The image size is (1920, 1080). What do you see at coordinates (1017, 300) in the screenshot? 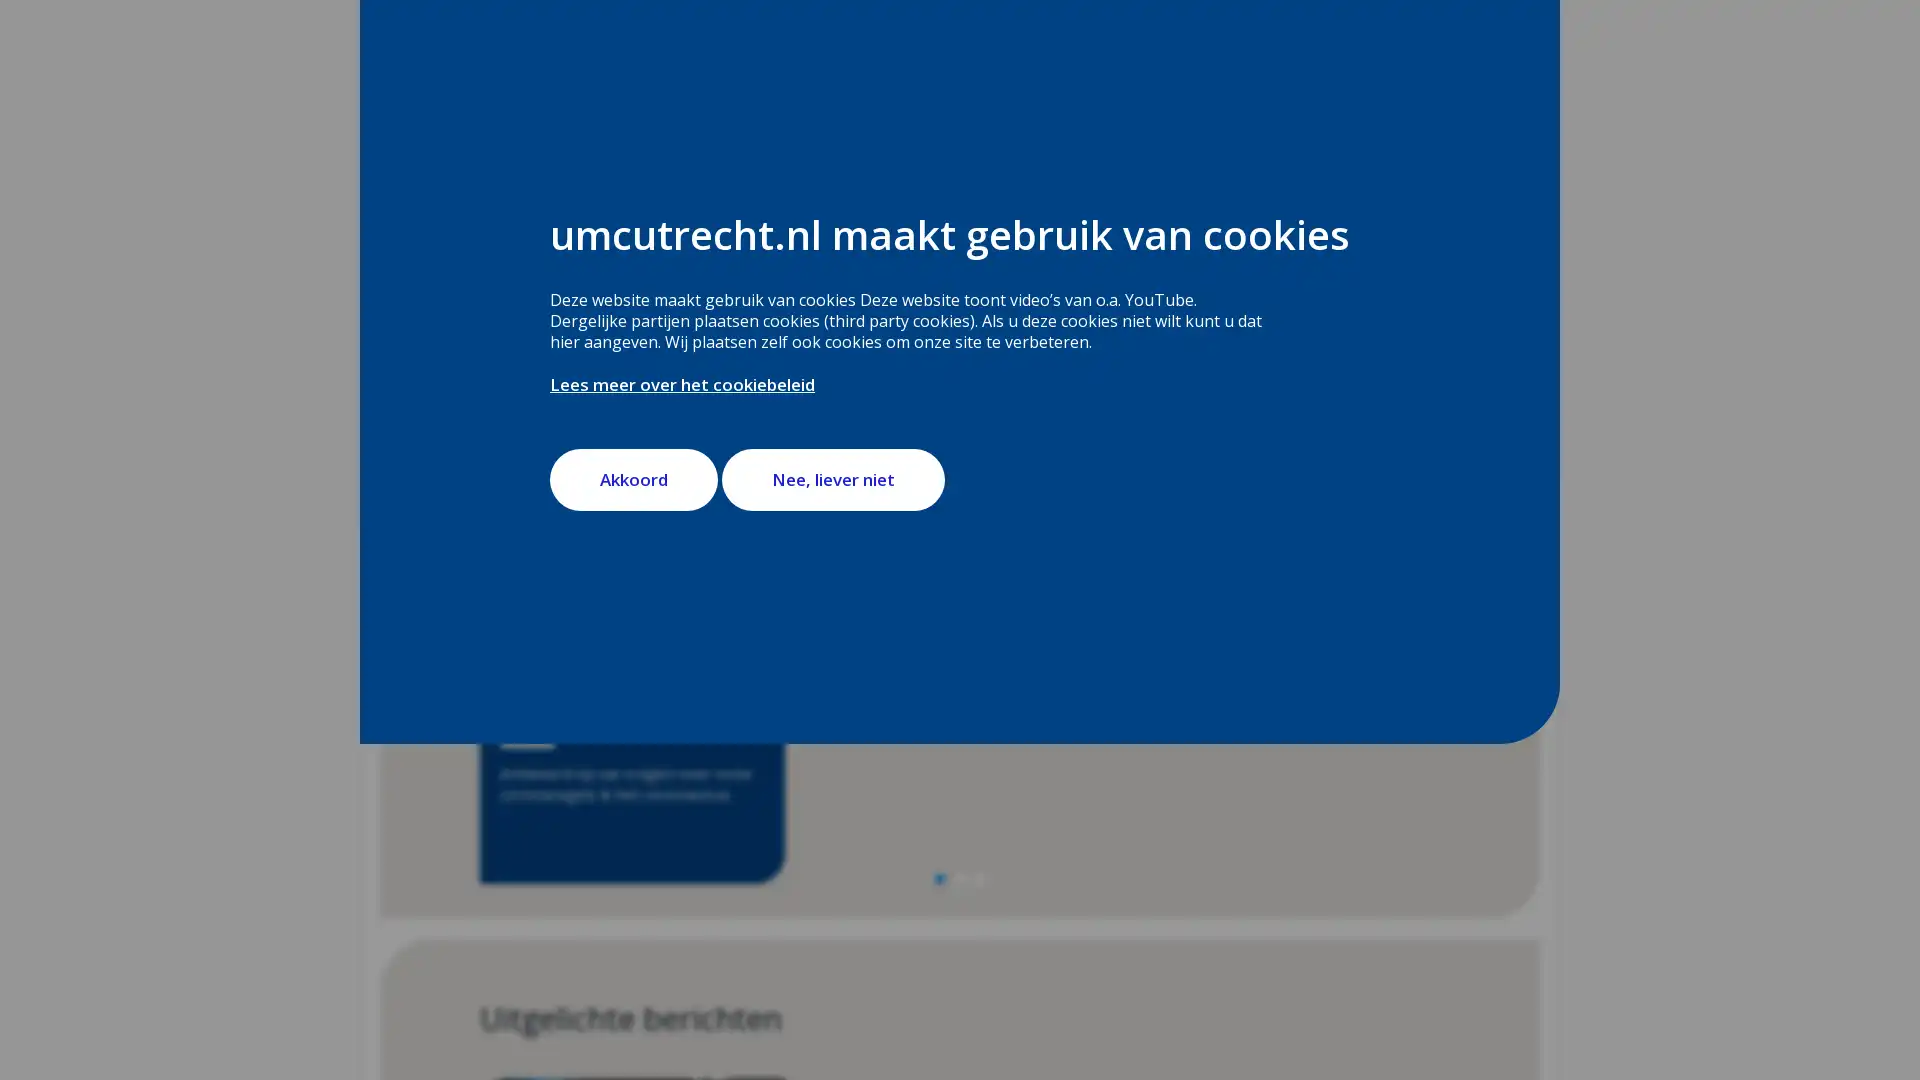
I see `Zoeken` at bounding box center [1017, 300].